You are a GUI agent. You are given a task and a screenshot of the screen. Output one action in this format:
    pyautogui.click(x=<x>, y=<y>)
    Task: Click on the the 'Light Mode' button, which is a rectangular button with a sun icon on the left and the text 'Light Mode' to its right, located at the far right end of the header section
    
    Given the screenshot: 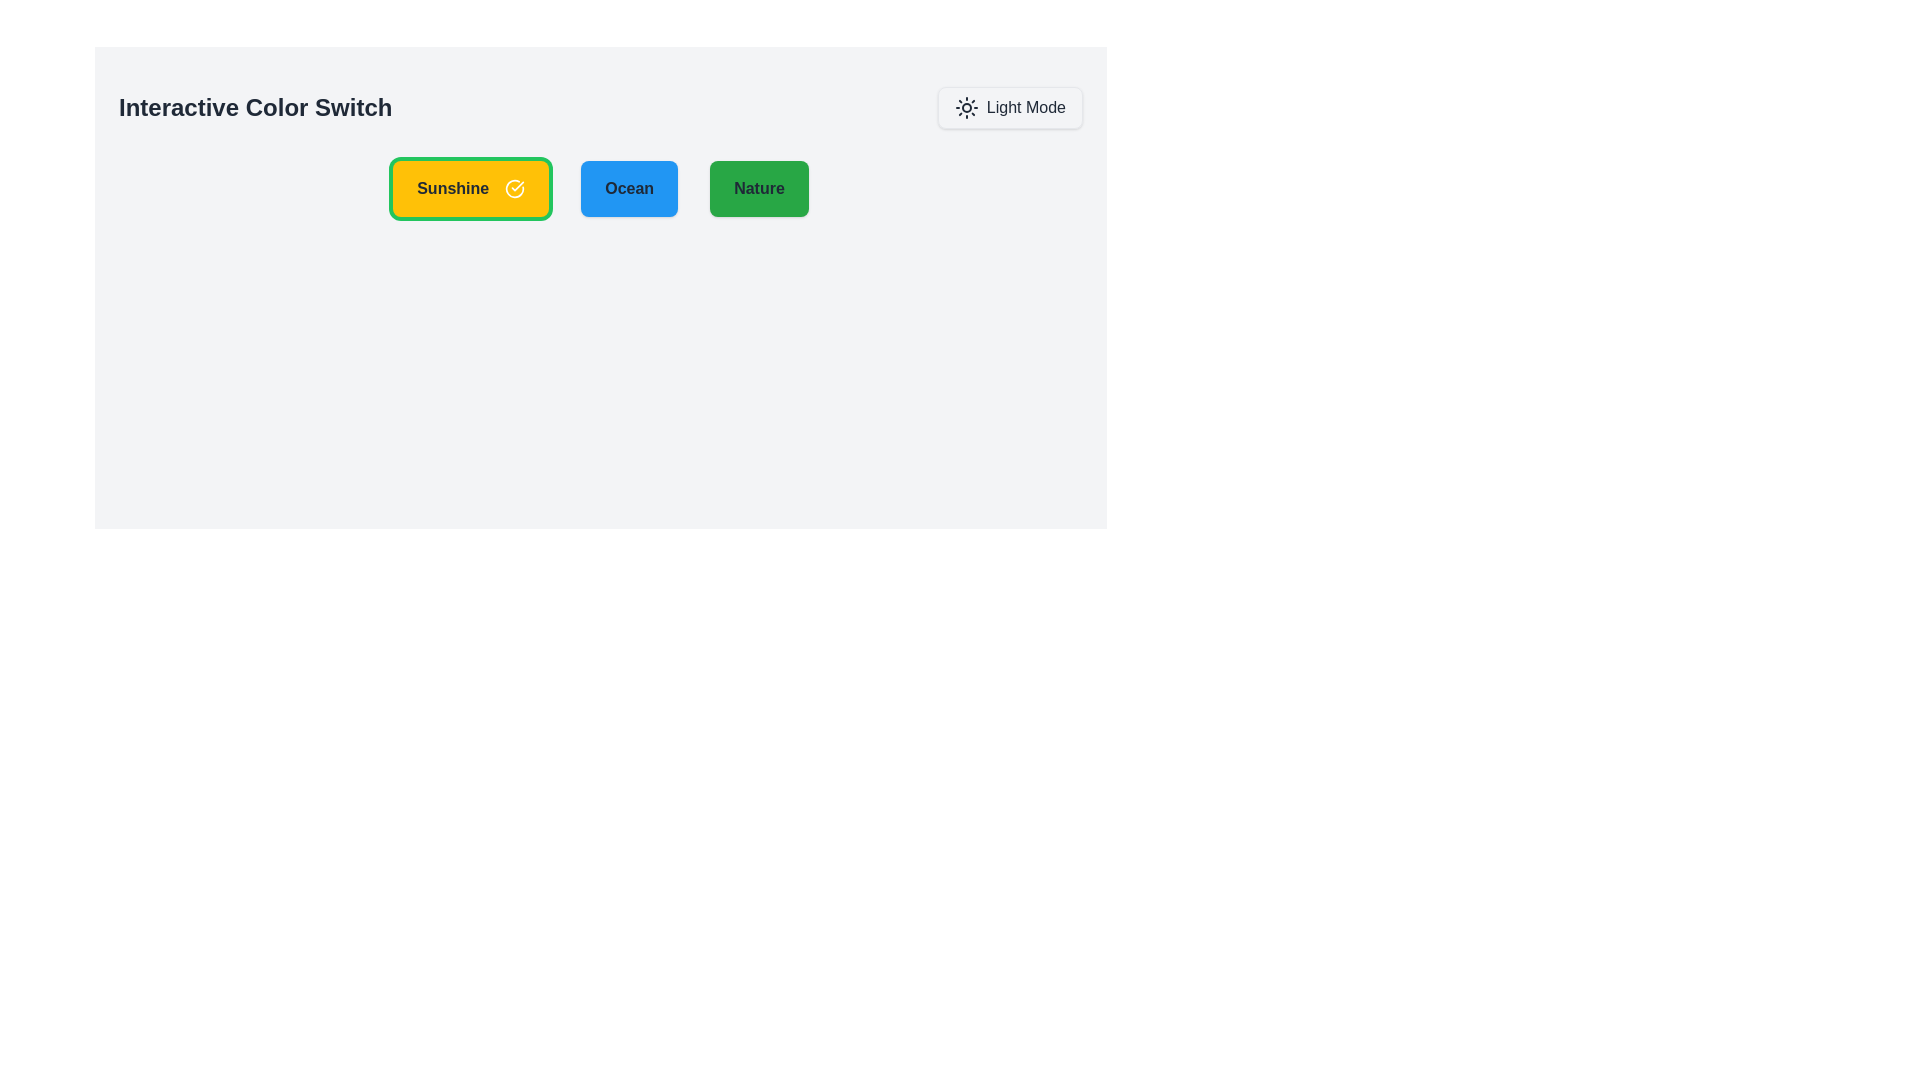 What is the action you would take?
    pyautogui.click(x=1009, y=108)
    